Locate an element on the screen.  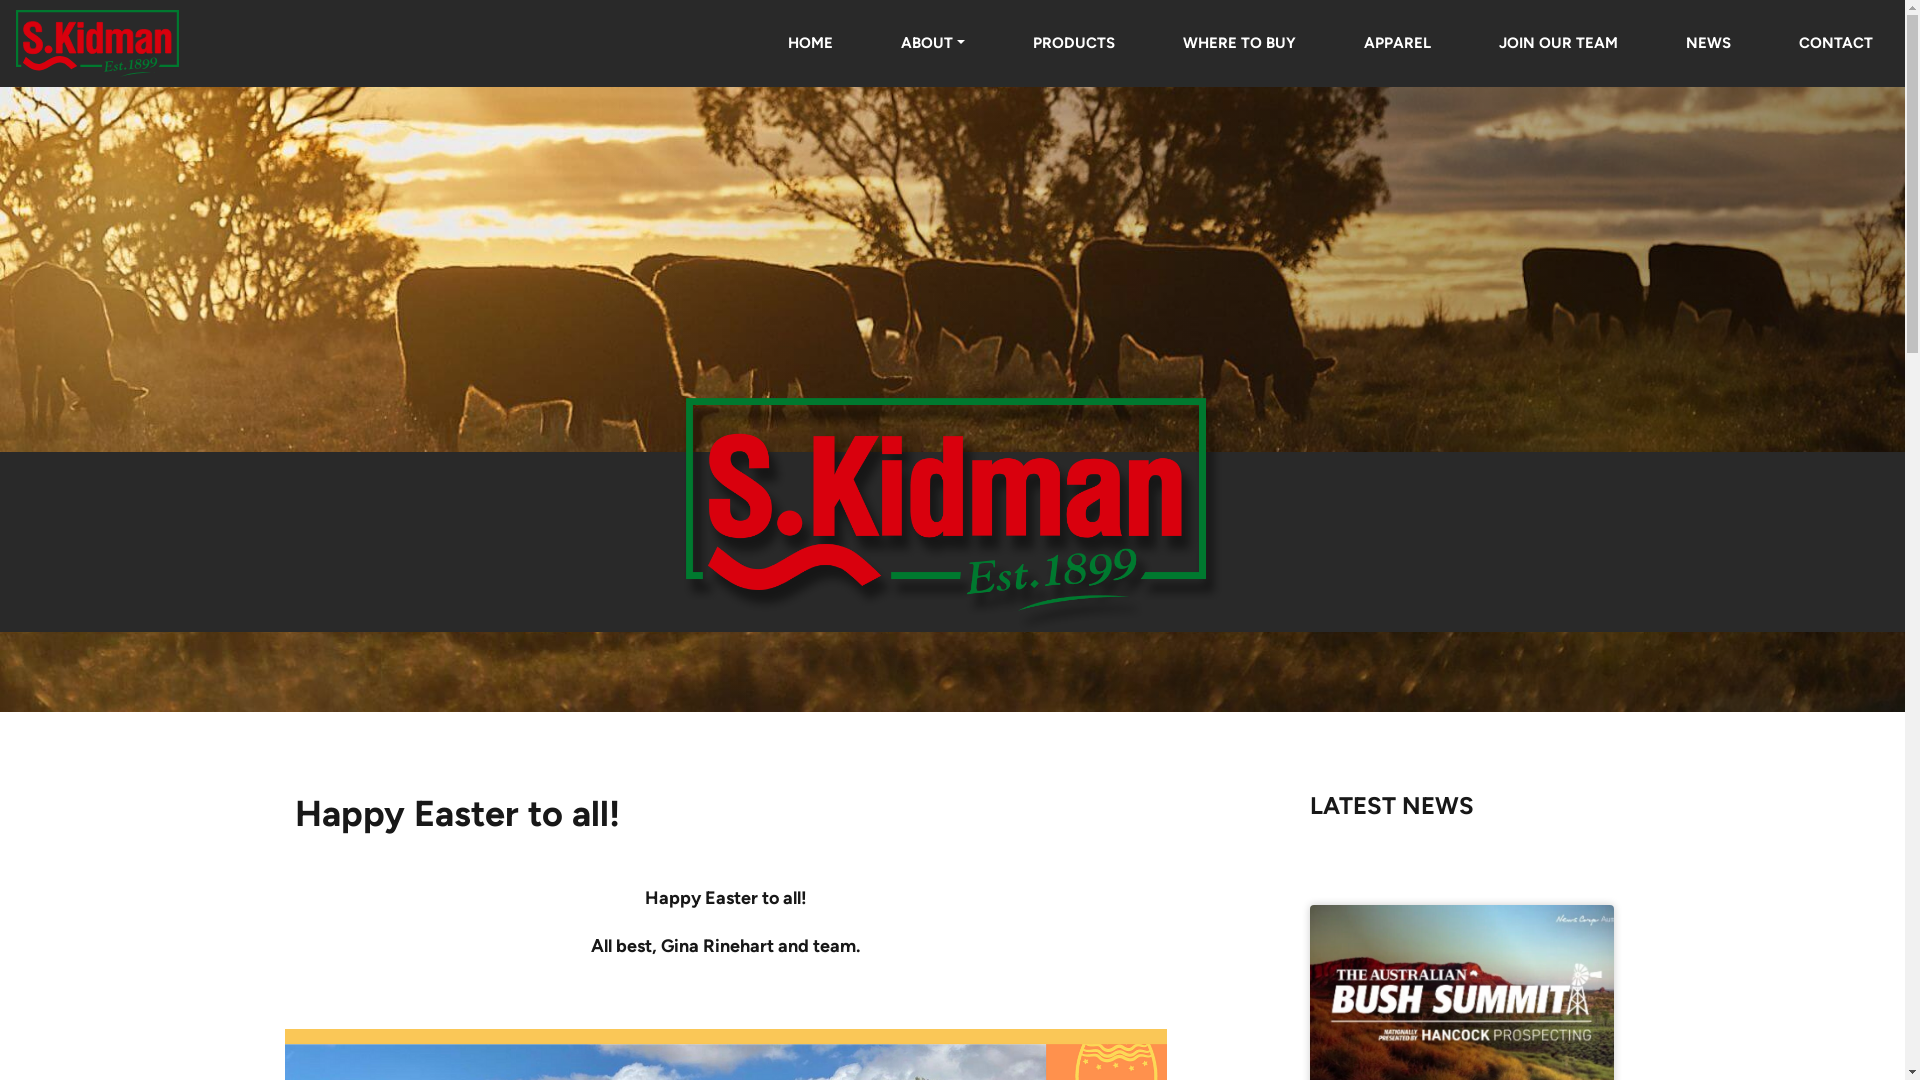
'JOIN OUR TEAM' is located at coordinates (1557, 42).